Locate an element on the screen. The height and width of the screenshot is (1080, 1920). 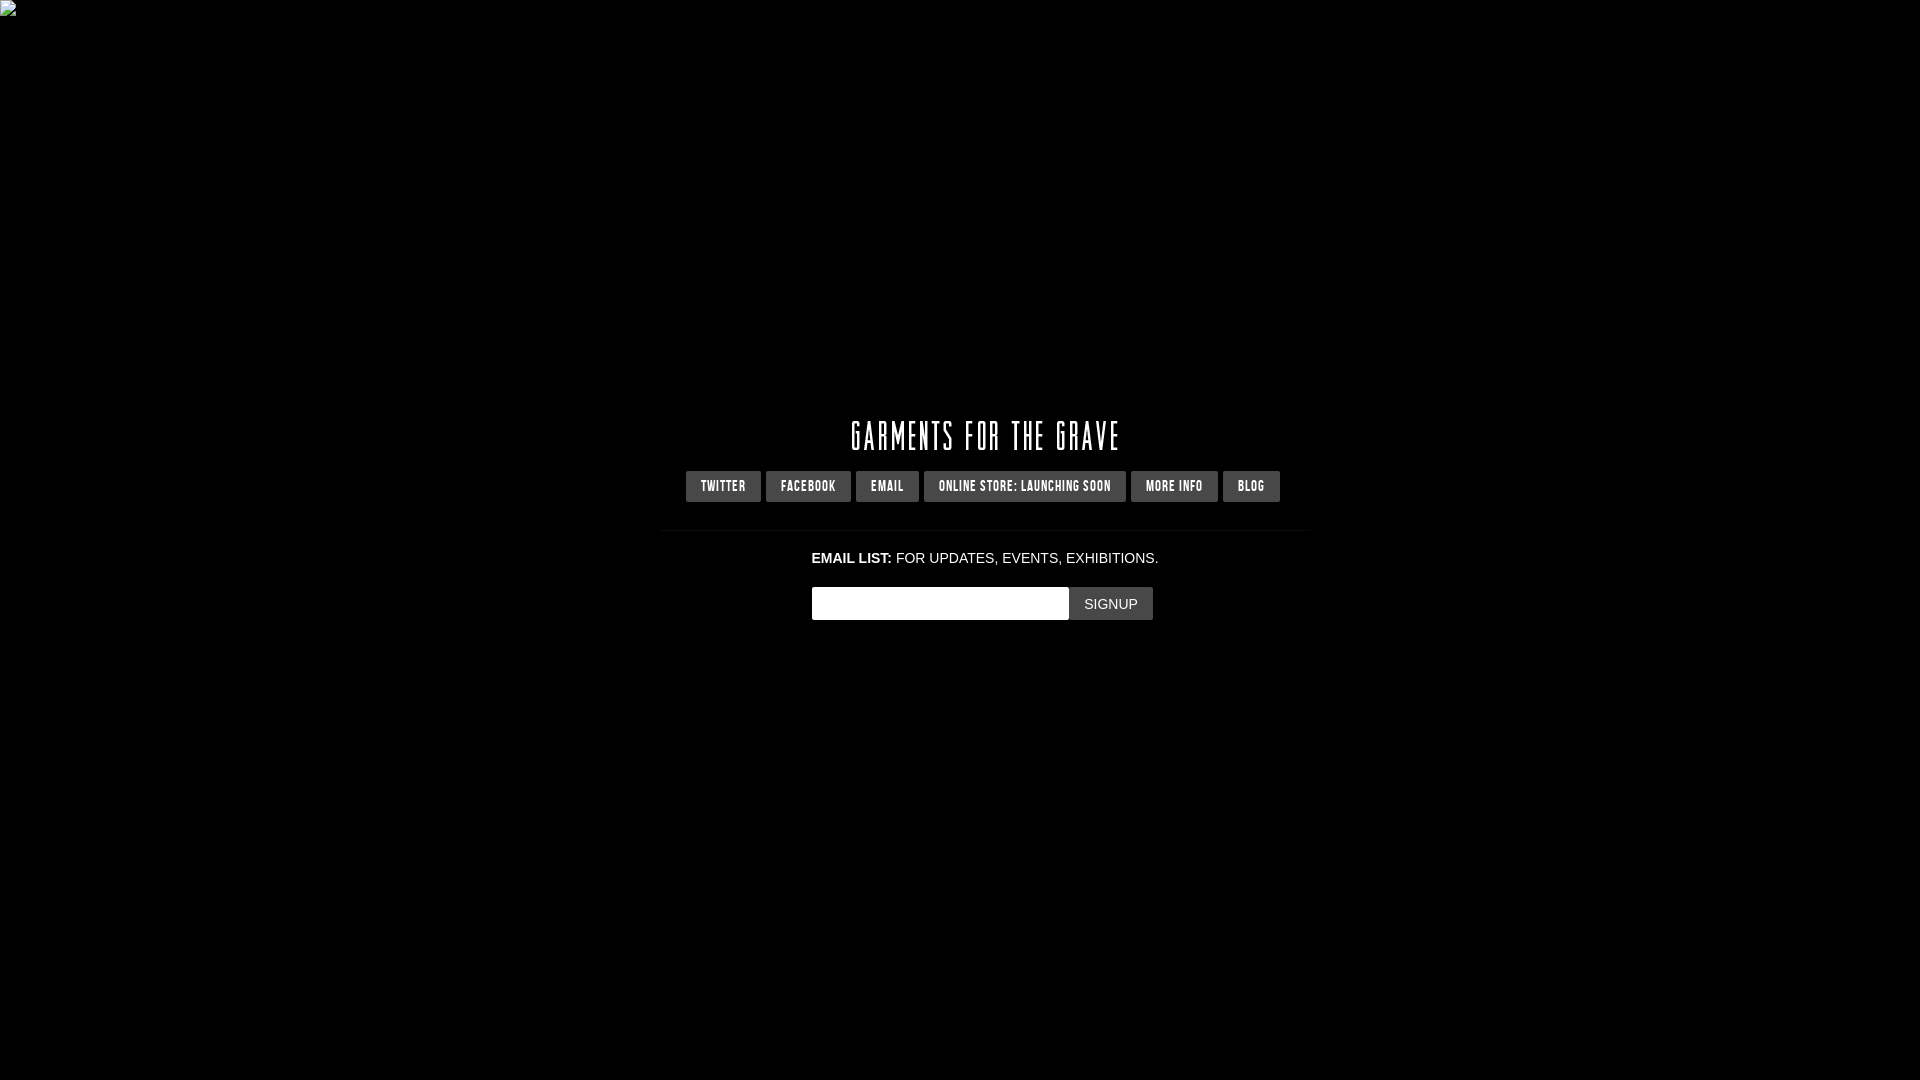
'BLOG' is located at coordinates (1249, 486).